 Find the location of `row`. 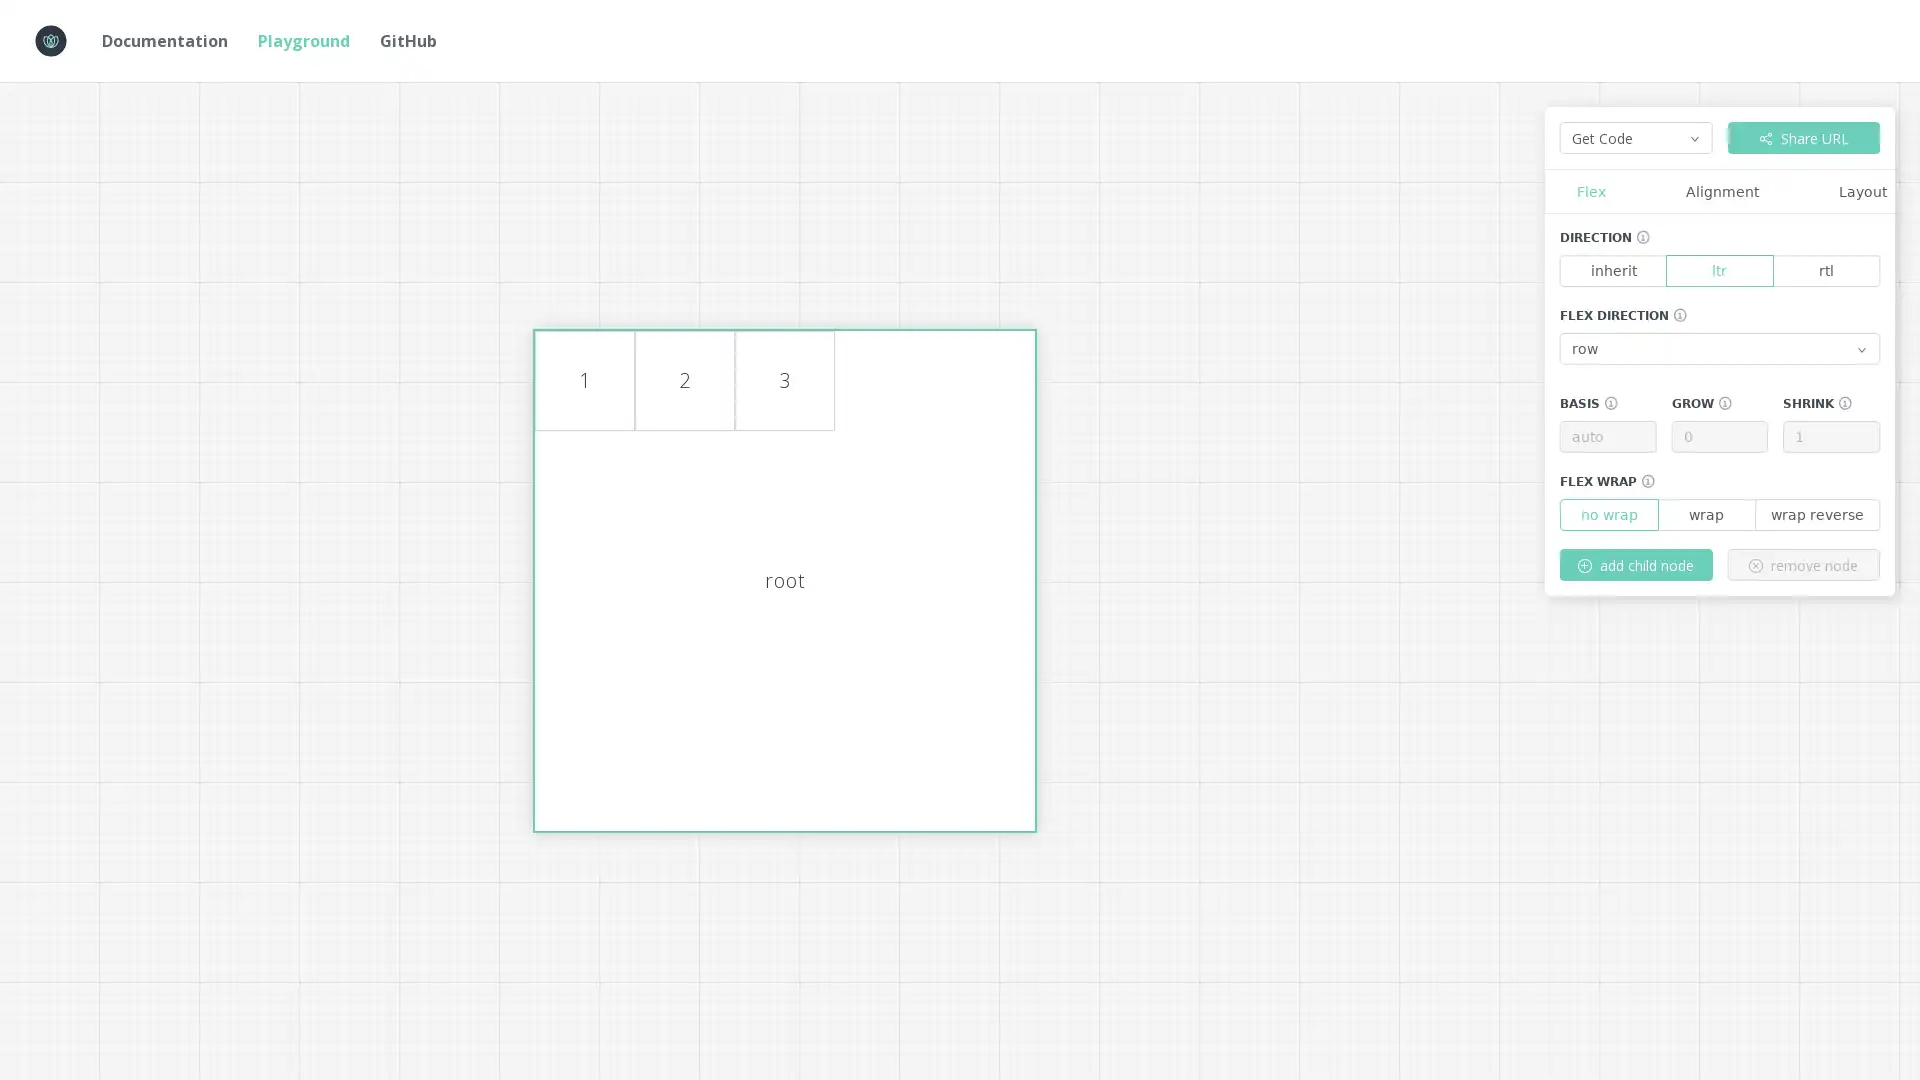

row is located at coordinates (1718, 347).